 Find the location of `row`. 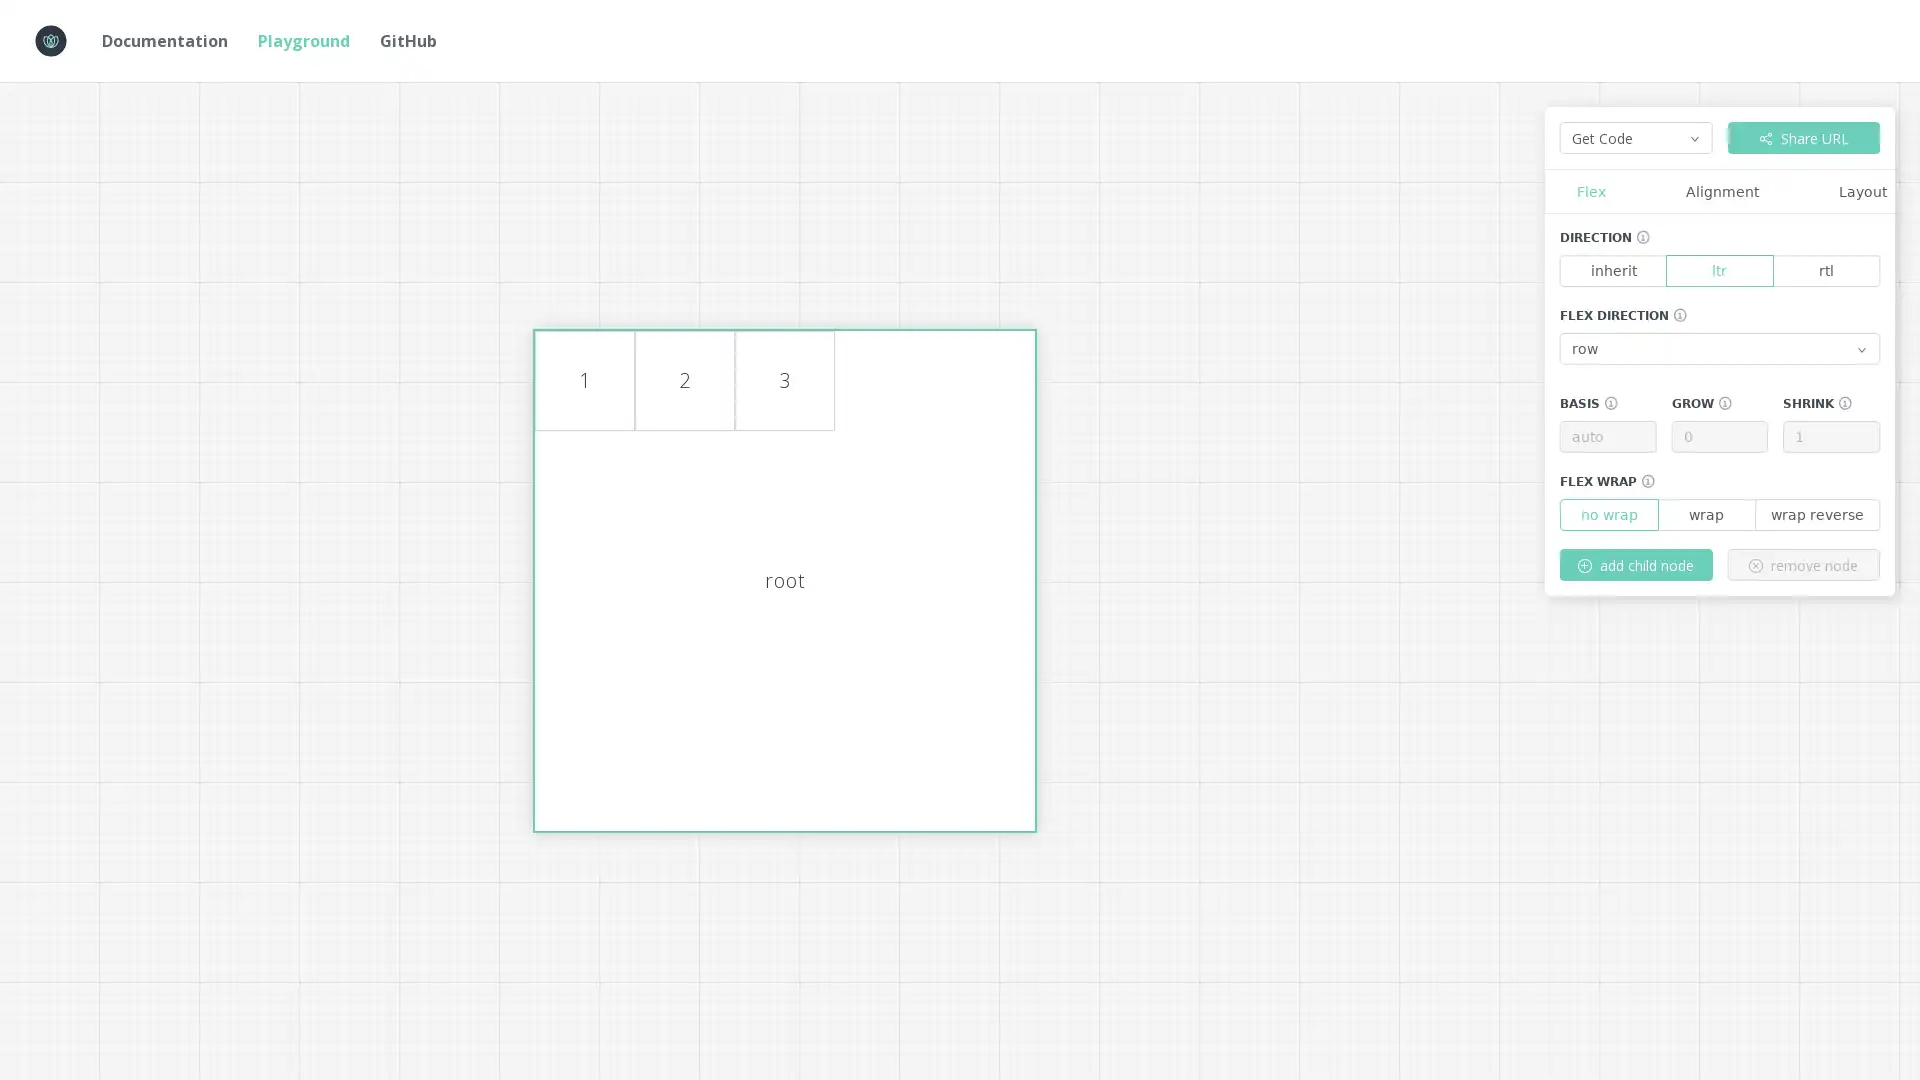

row is located at coordinates (1718, 347).